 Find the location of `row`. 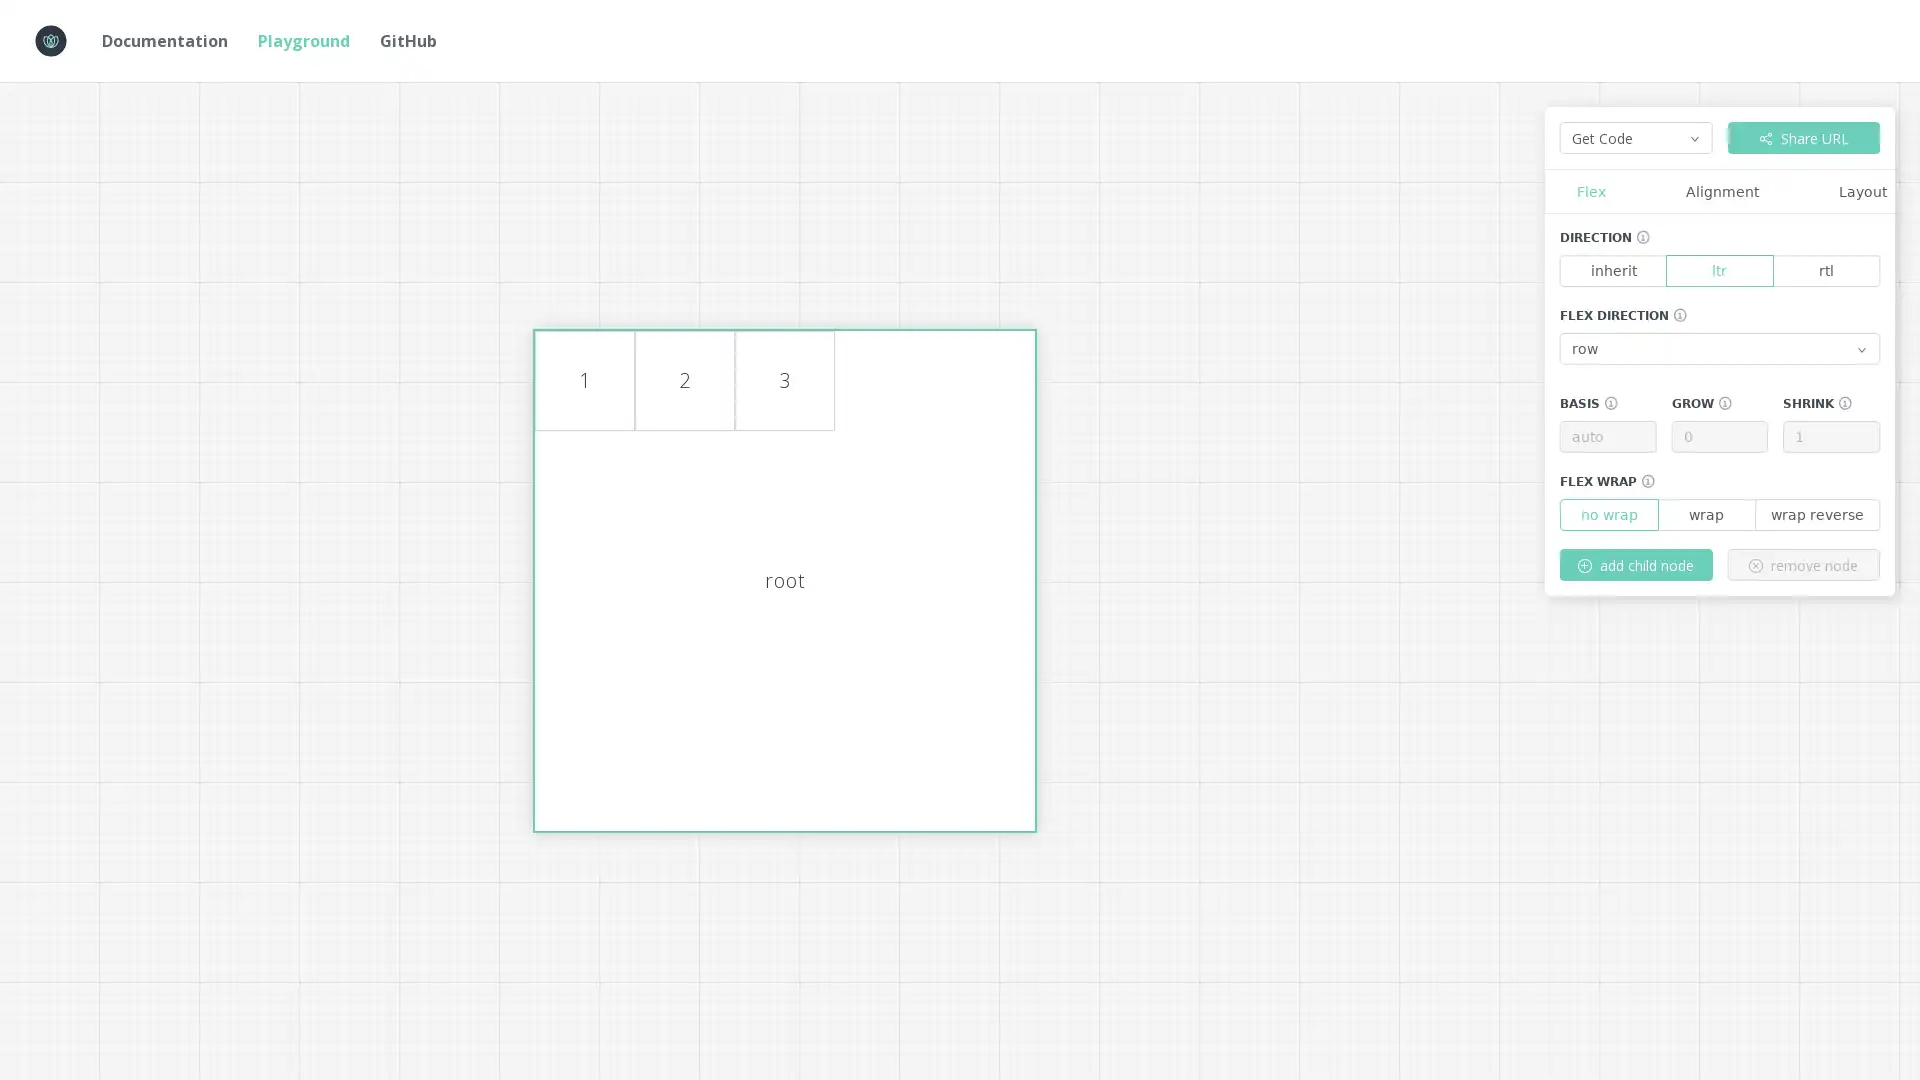

row is located at coordinates (1718, 347).